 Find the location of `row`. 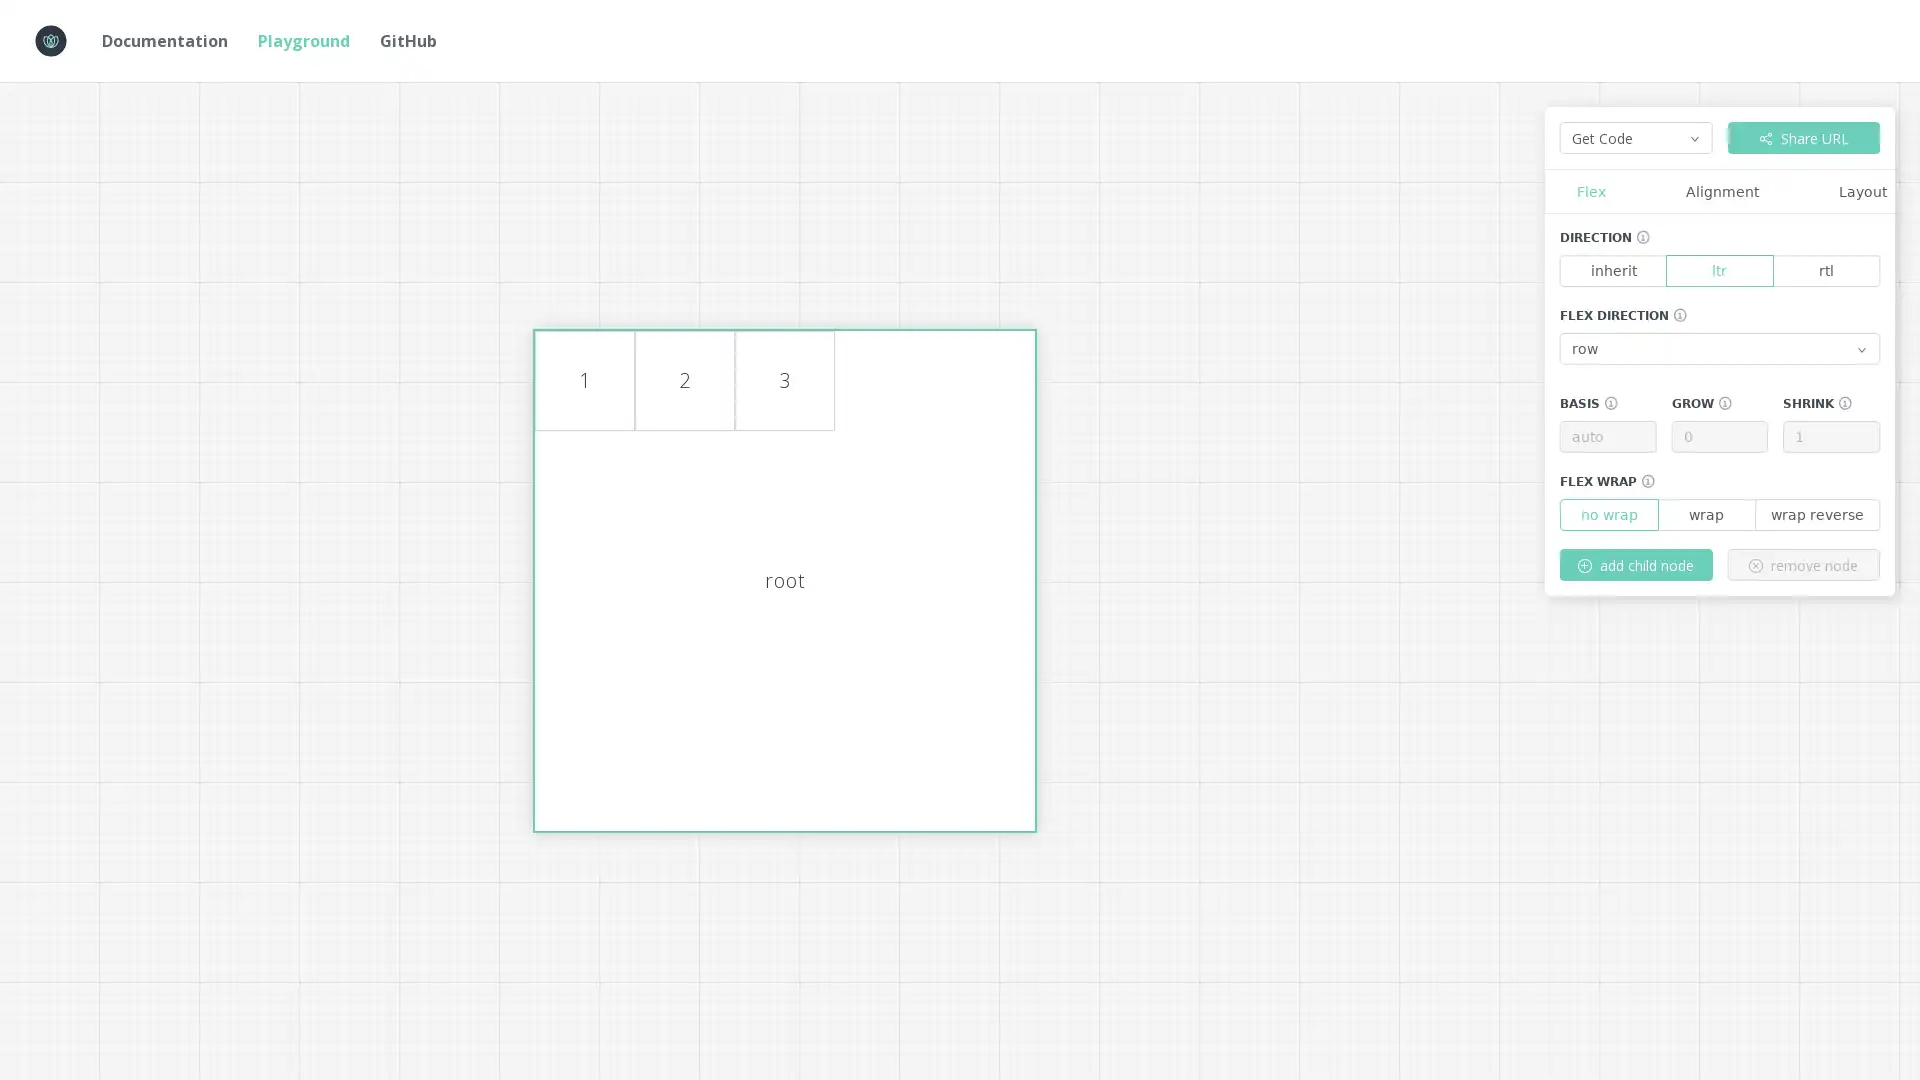

row is located at coordinates (1718, 347).